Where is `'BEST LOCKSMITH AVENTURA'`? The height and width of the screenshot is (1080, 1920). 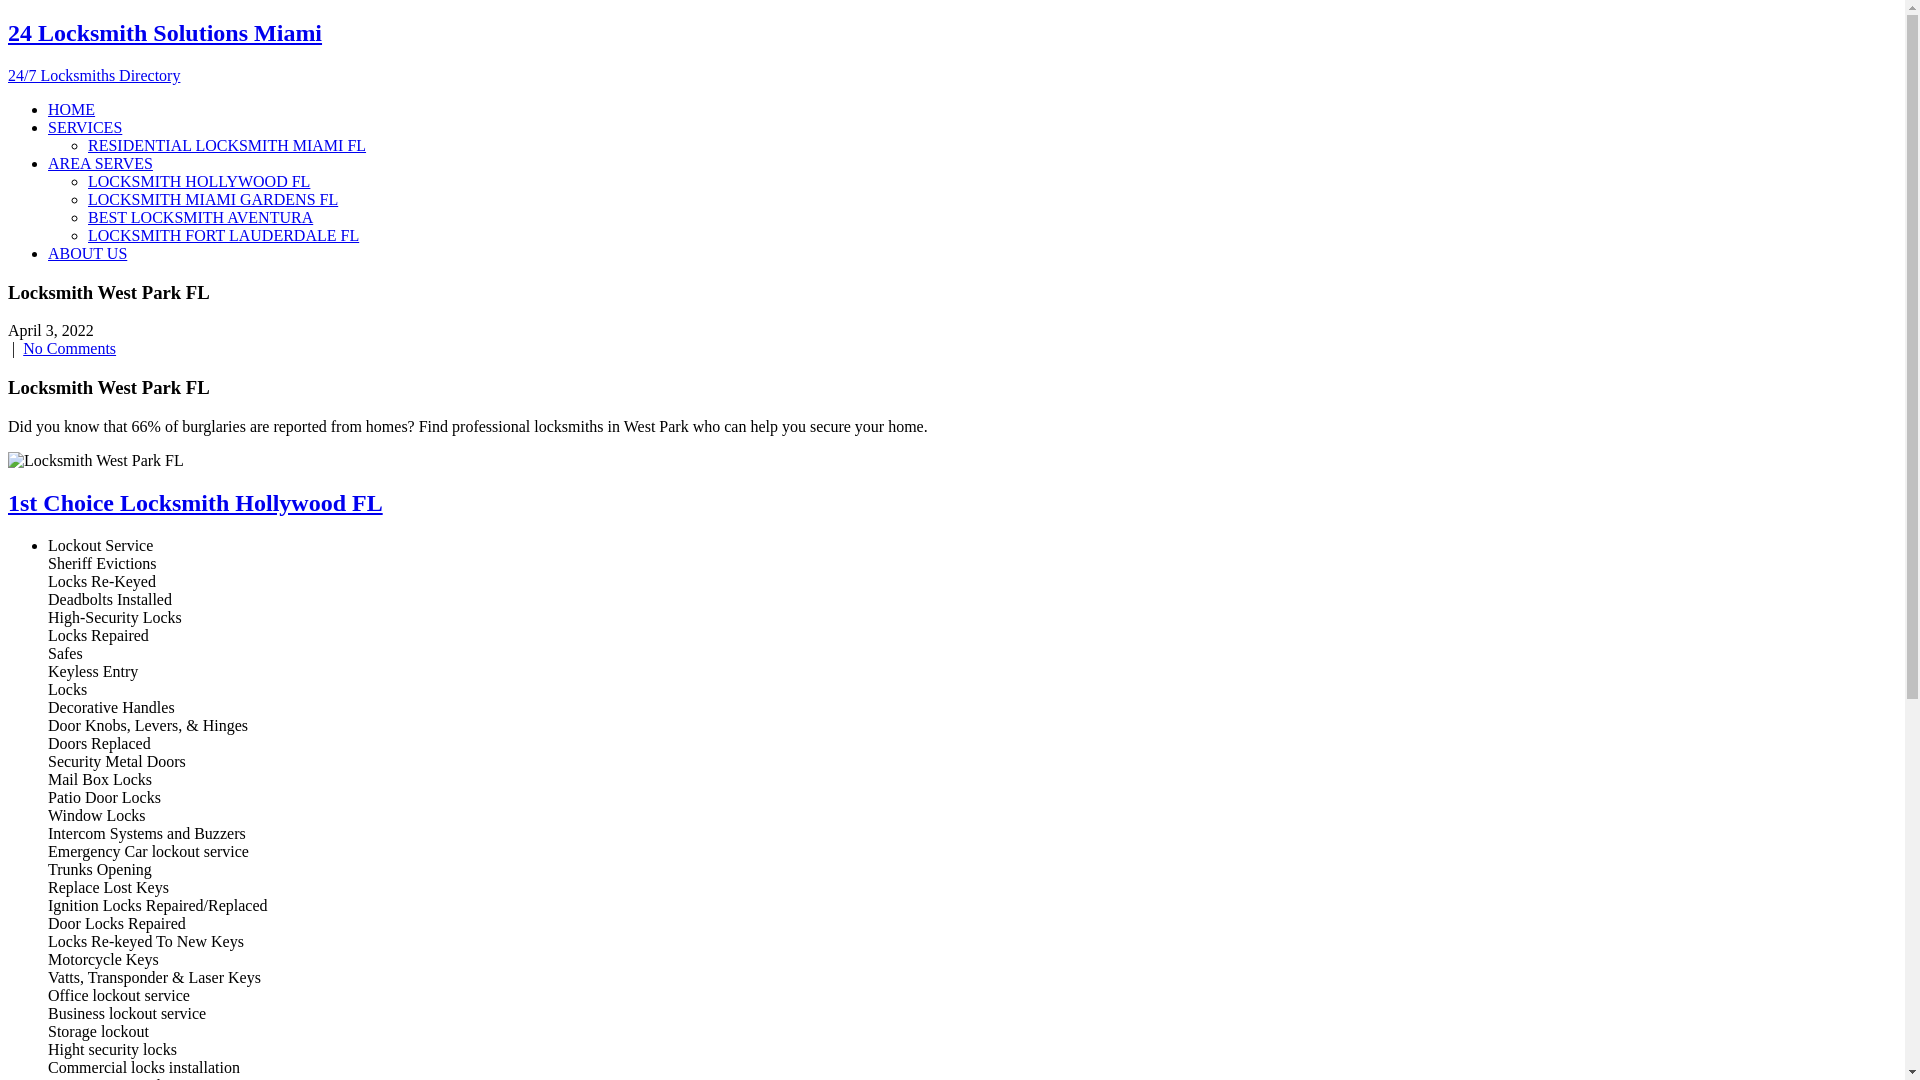 'BEST LOCKSMITH AVENTURA' is located at coordinates (200, 217).